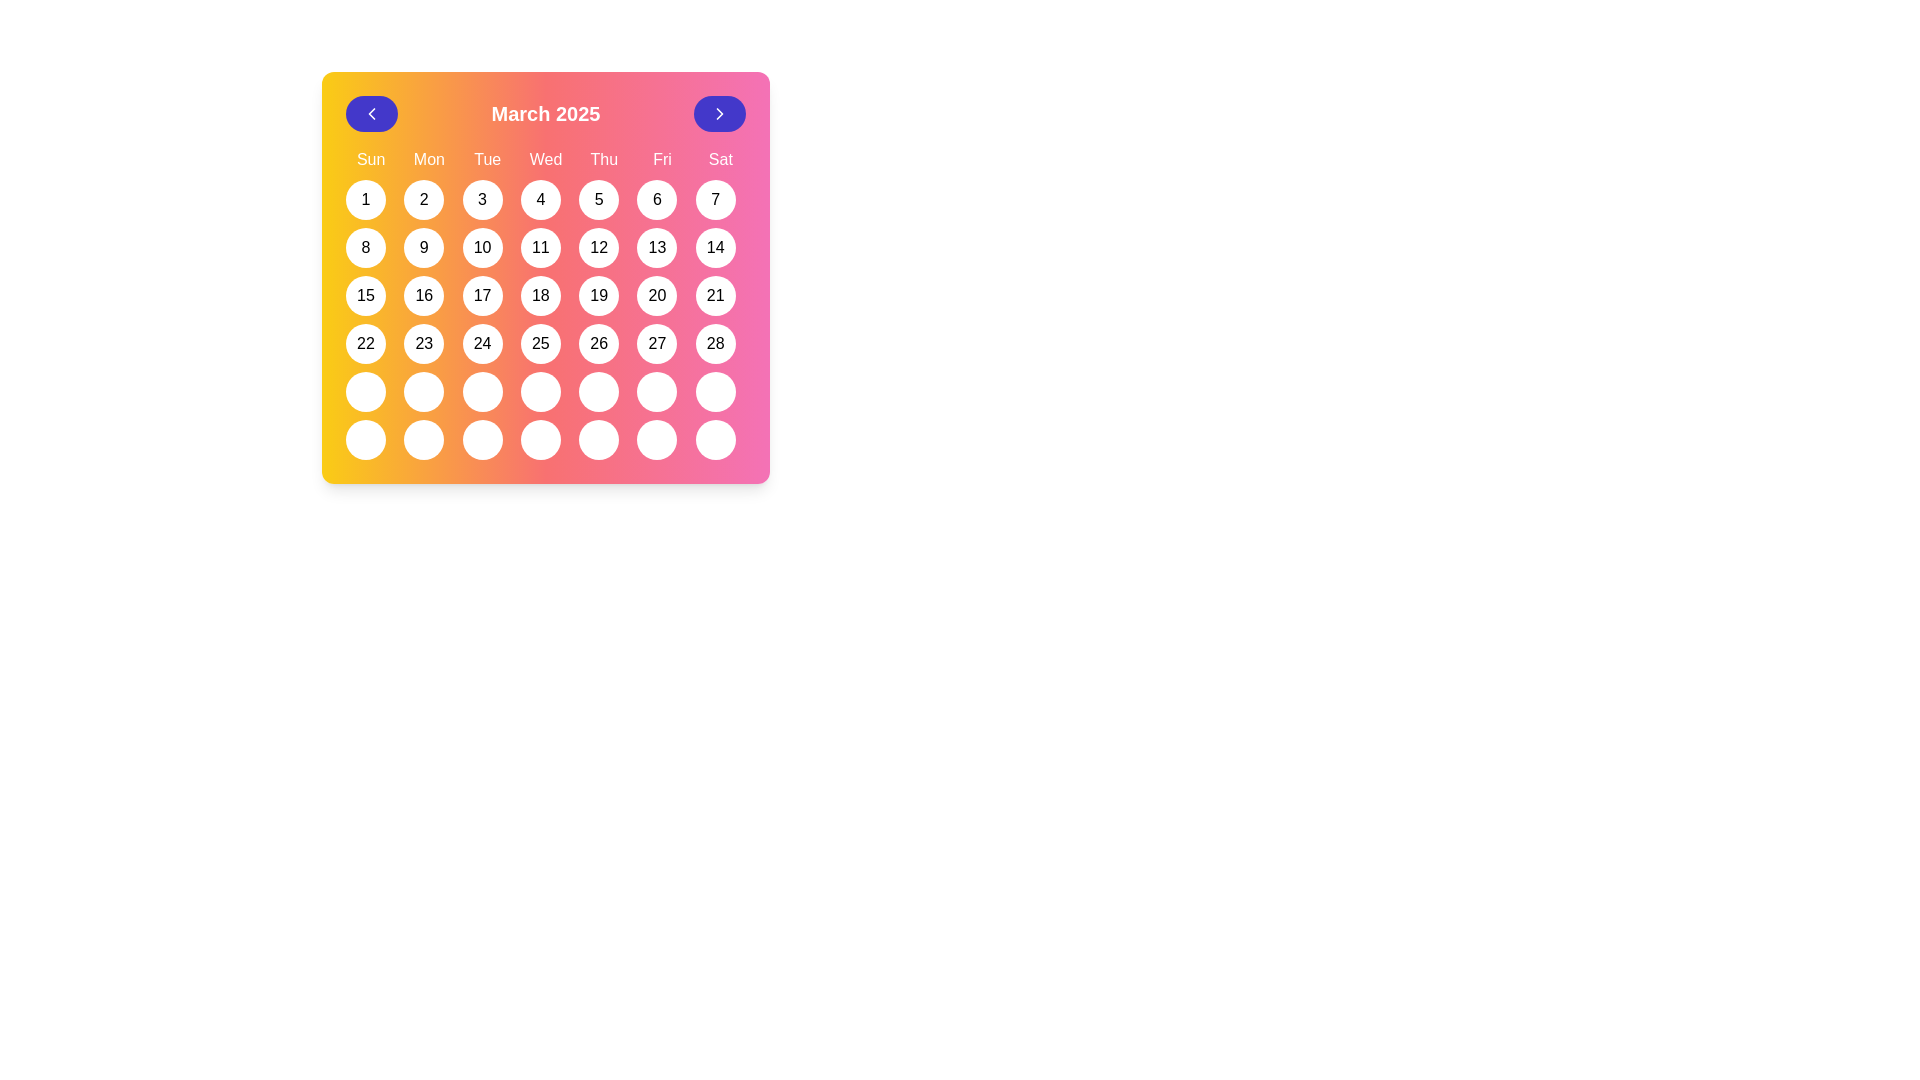  Describe the element at coordinates (423, 392) in the screenshot. I see `the circular button in the calendar interface located in the fifth row and second column to change its appearance to a blue background` at that location.